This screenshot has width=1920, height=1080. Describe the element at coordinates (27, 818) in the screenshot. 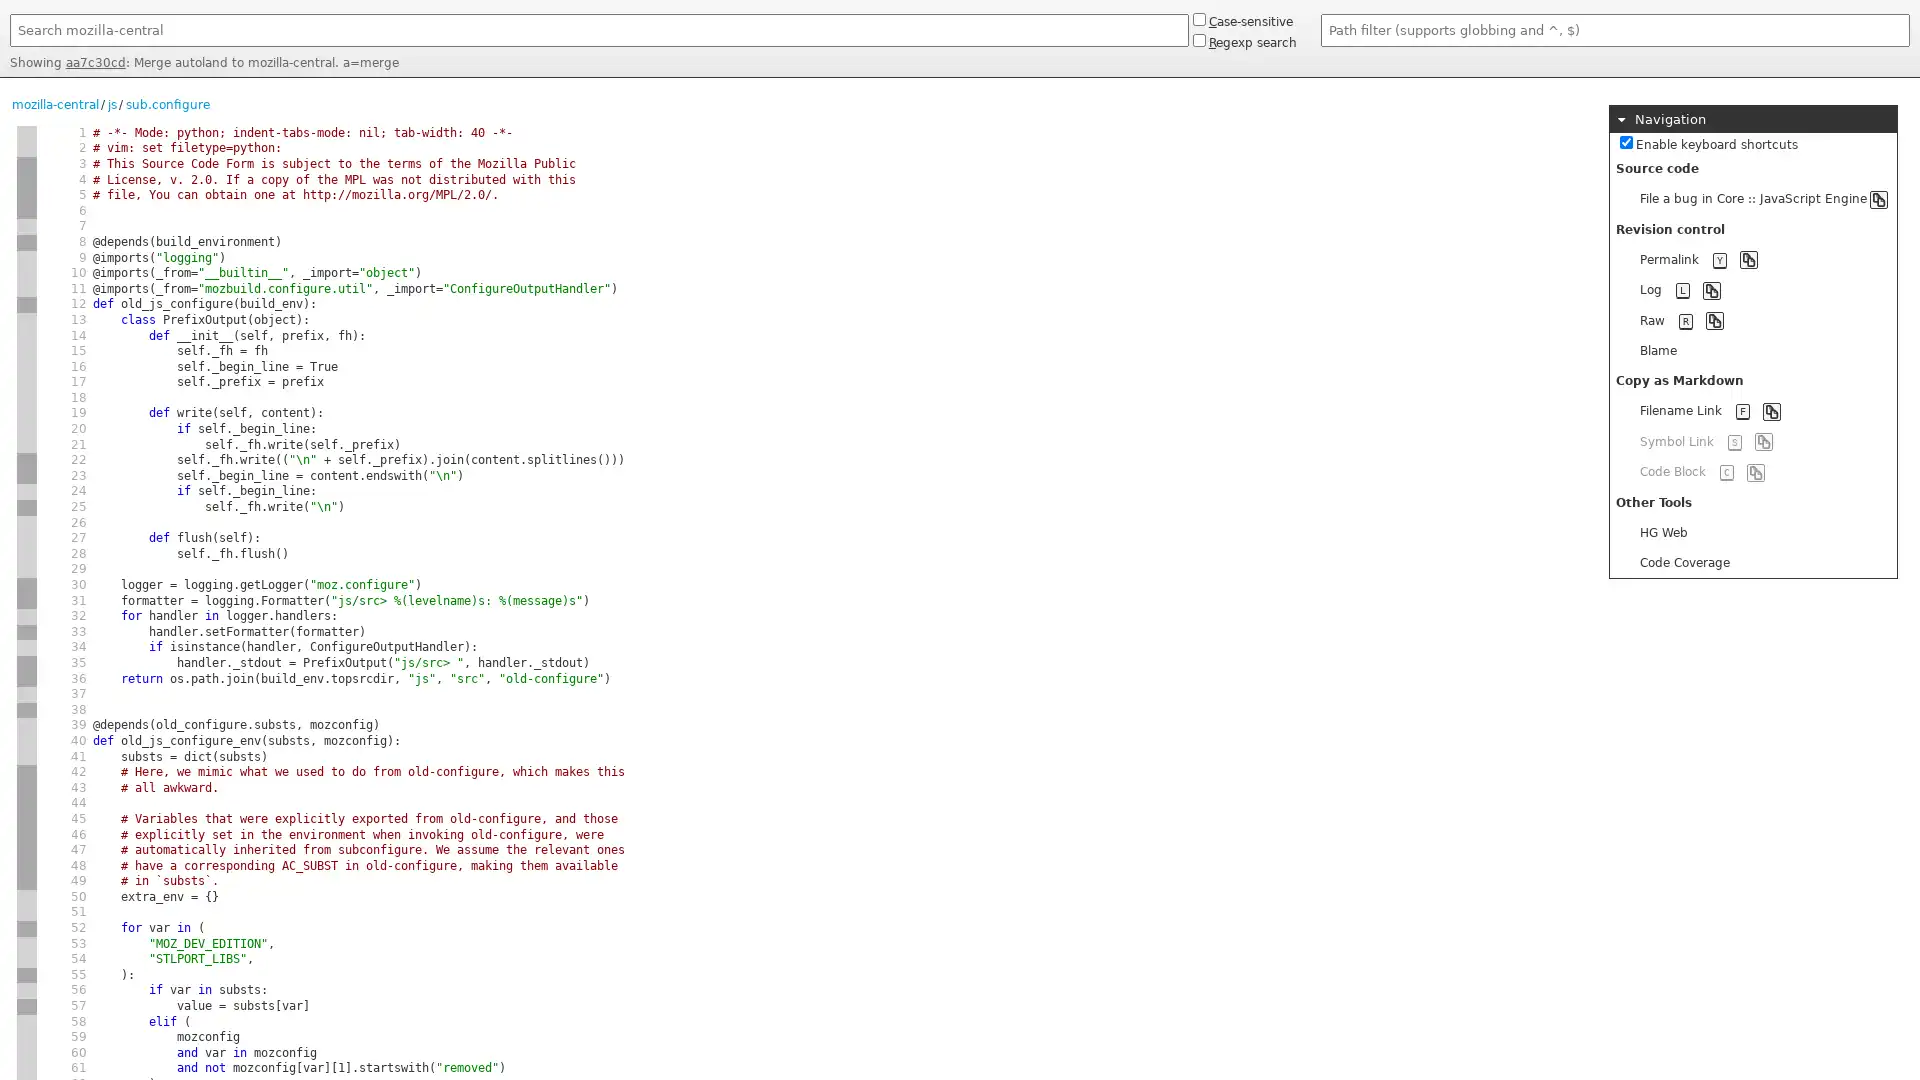

I see `same hash 2` at that location.